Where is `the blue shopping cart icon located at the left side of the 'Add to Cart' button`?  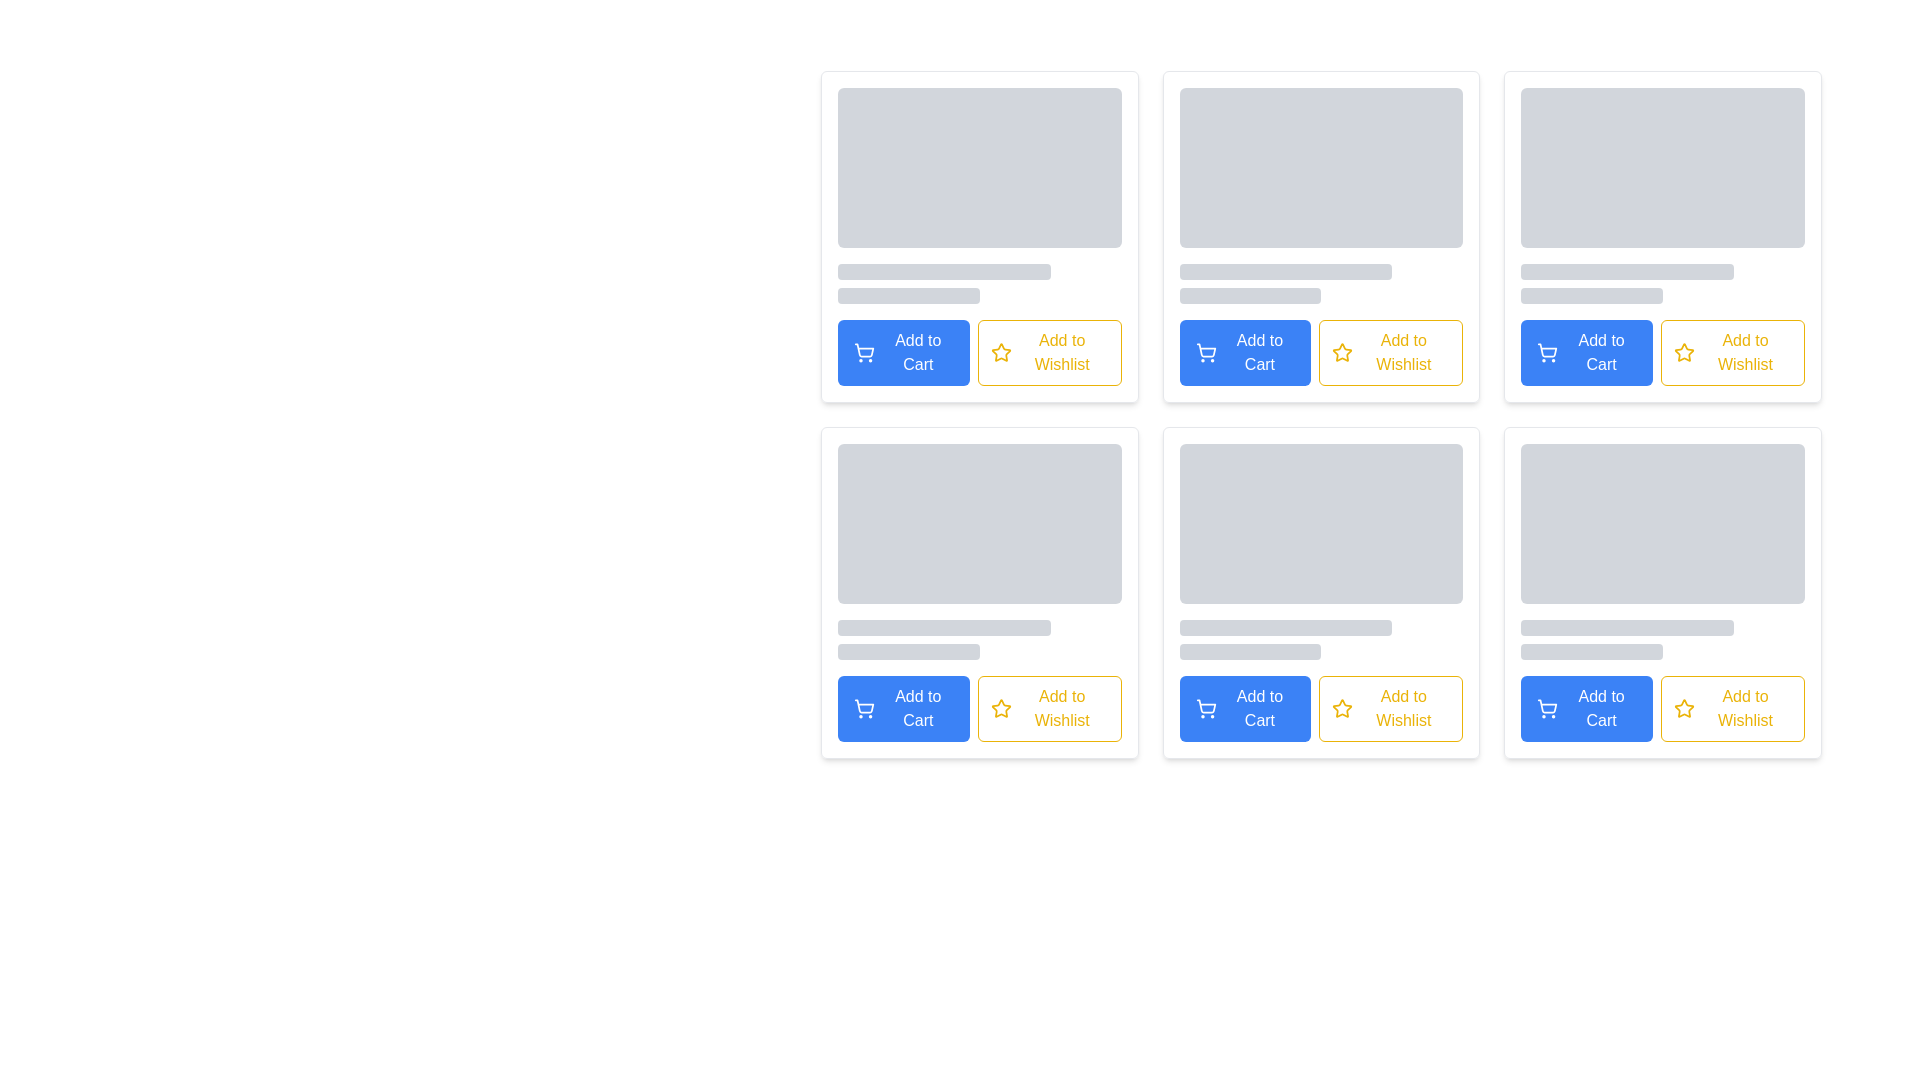
the blue shopping cart icon located at the left side of the 'Add to Cart' button is located at coordinates (1205, 352).